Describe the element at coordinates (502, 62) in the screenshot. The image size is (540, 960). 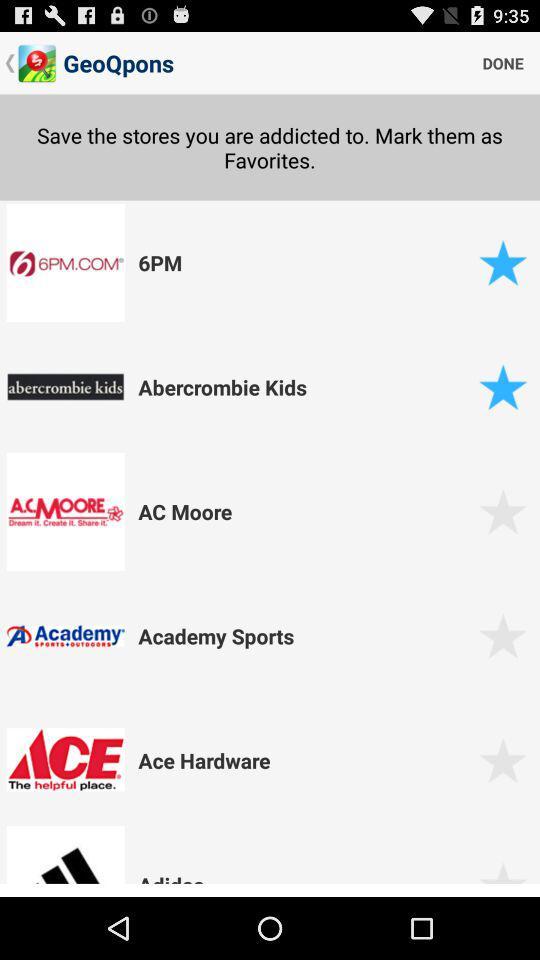
I see `the item next to geoqpons item` at that location.